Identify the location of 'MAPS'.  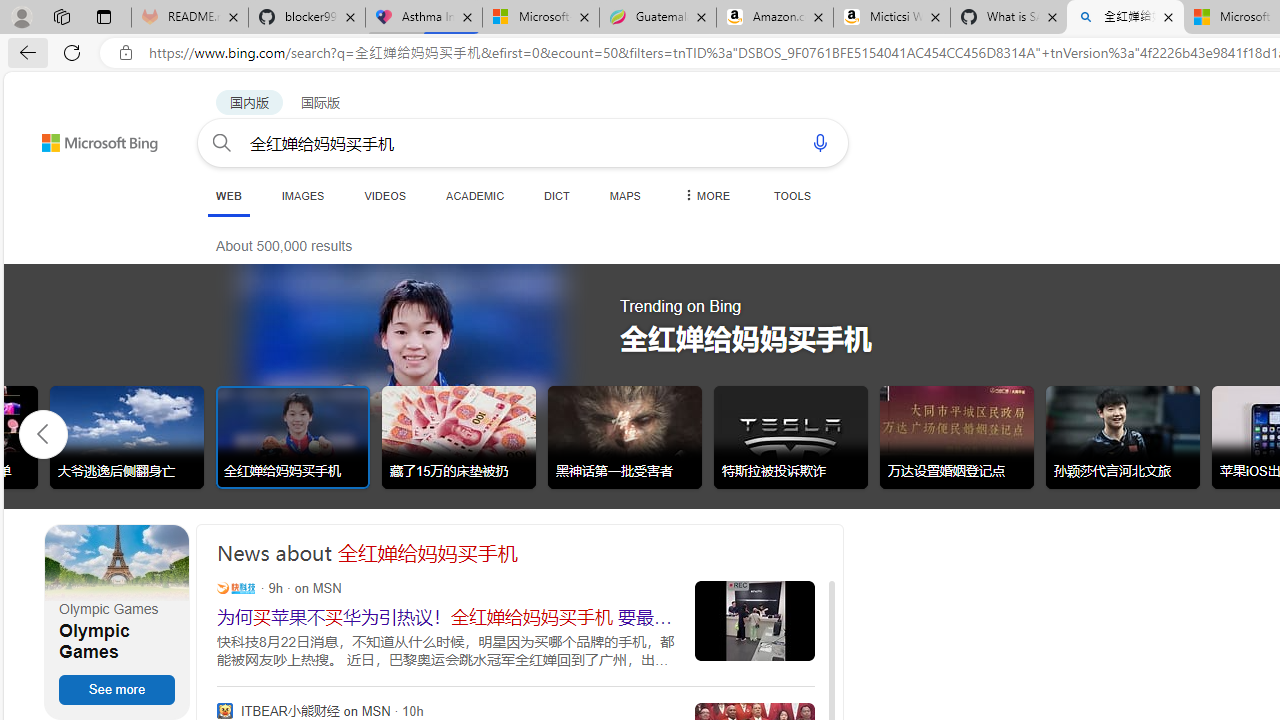
(624, 195).